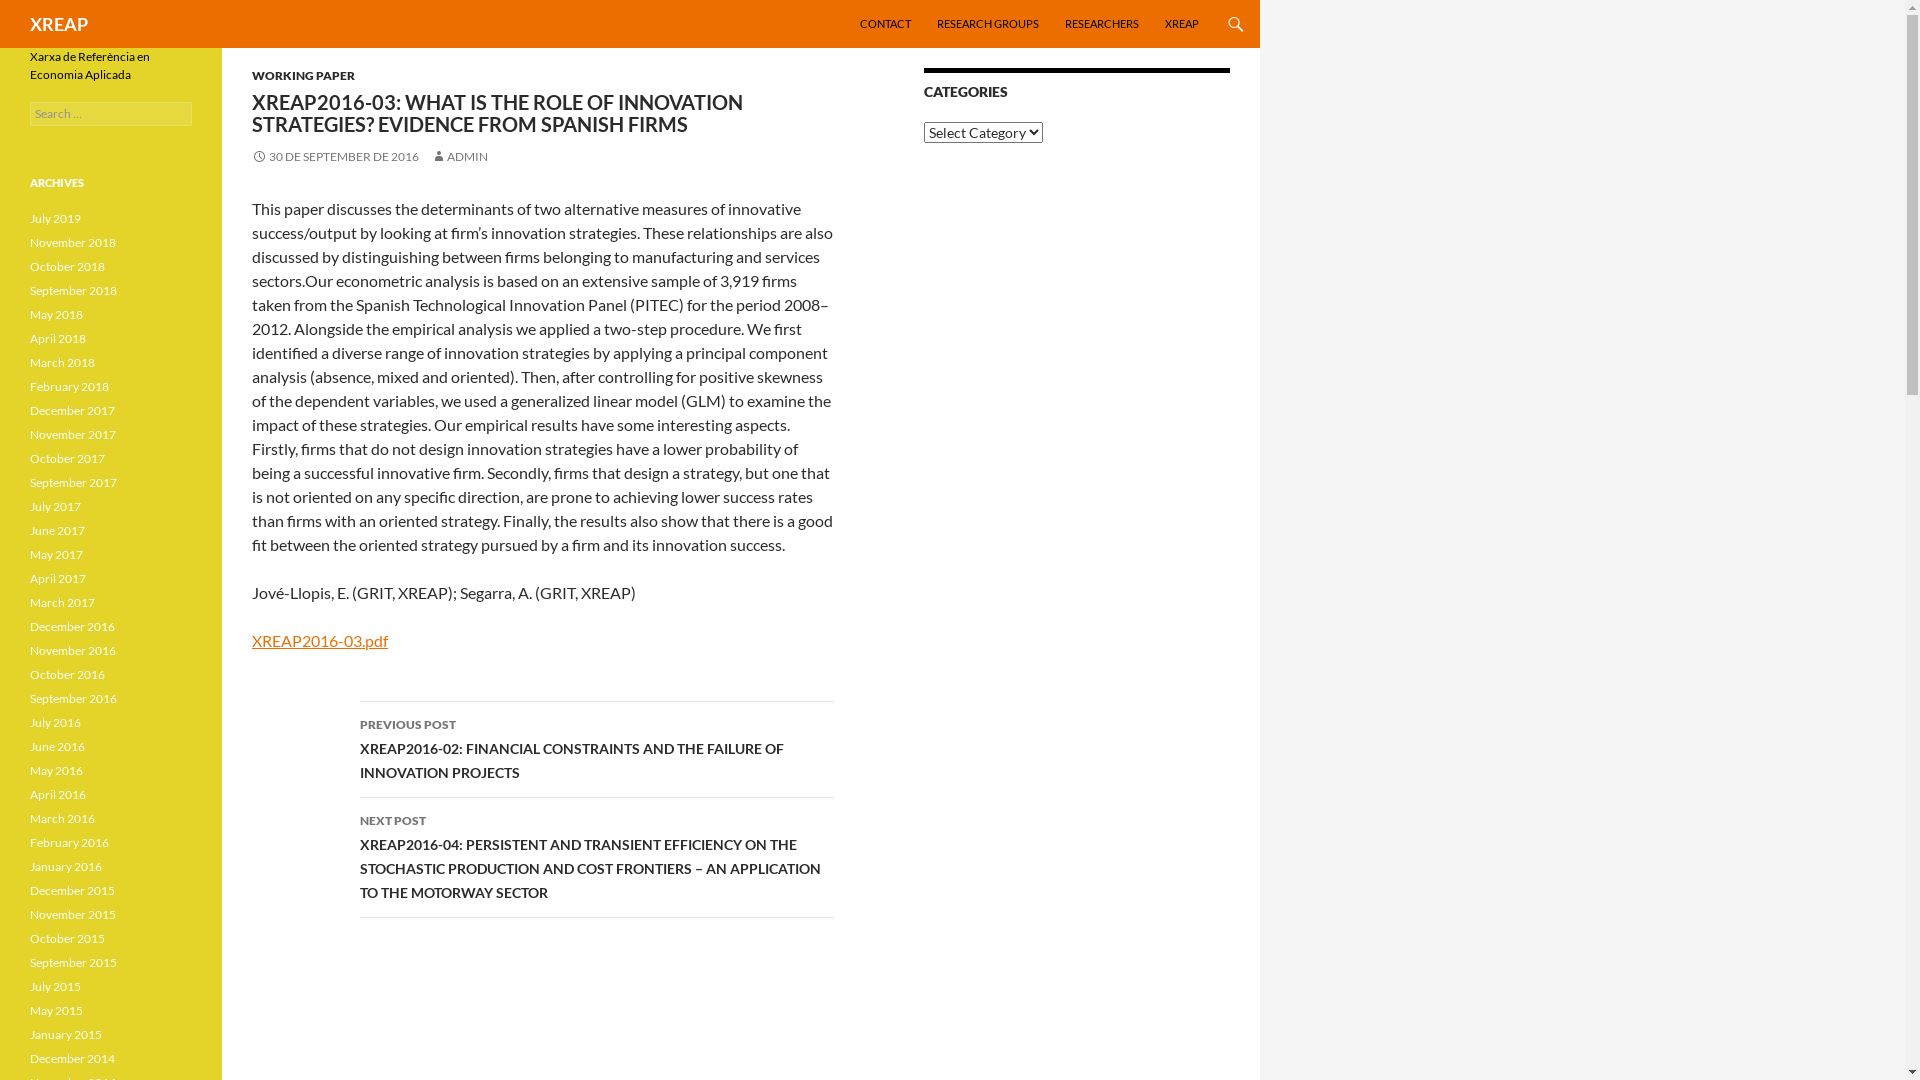 Image resolution: width=1920 pixels, height=1080 pixels. I want to click on 'April 2016', so click(29, 793).